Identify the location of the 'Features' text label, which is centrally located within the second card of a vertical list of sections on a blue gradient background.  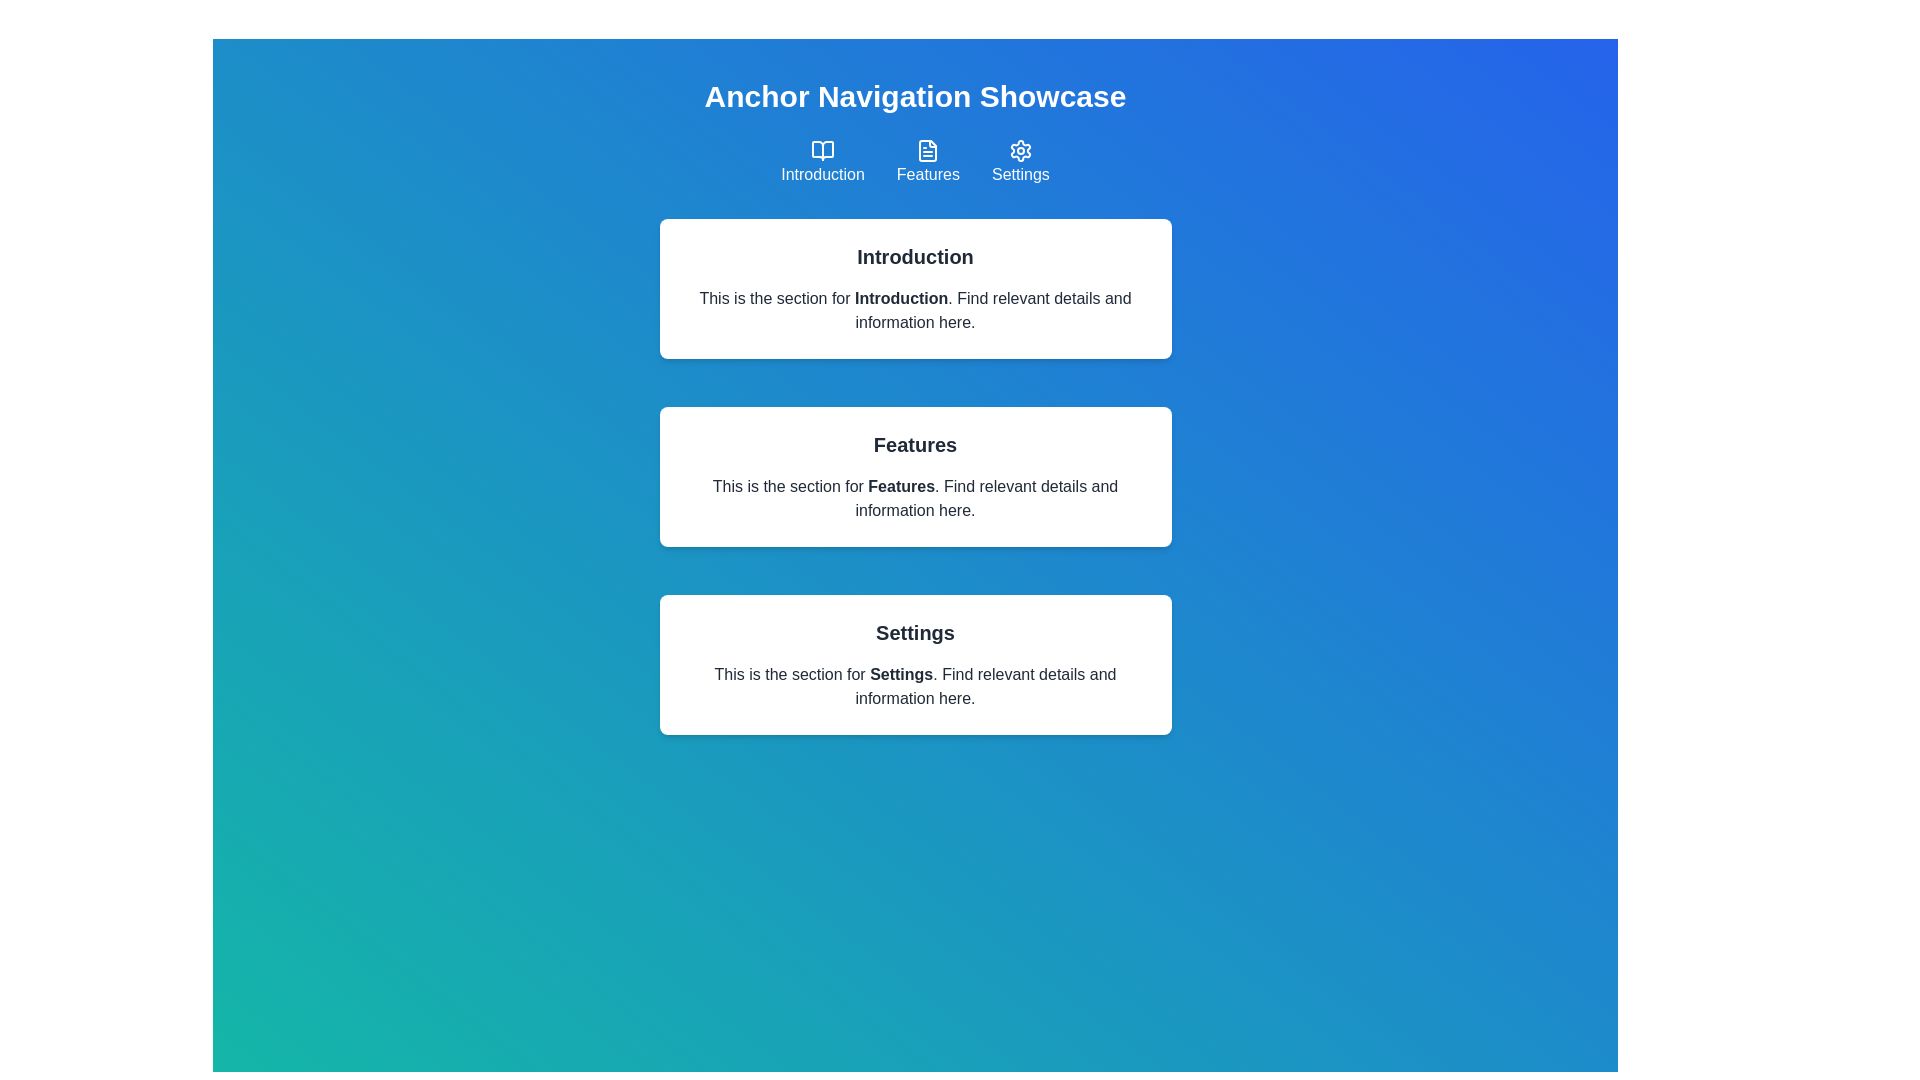
(900, 486).